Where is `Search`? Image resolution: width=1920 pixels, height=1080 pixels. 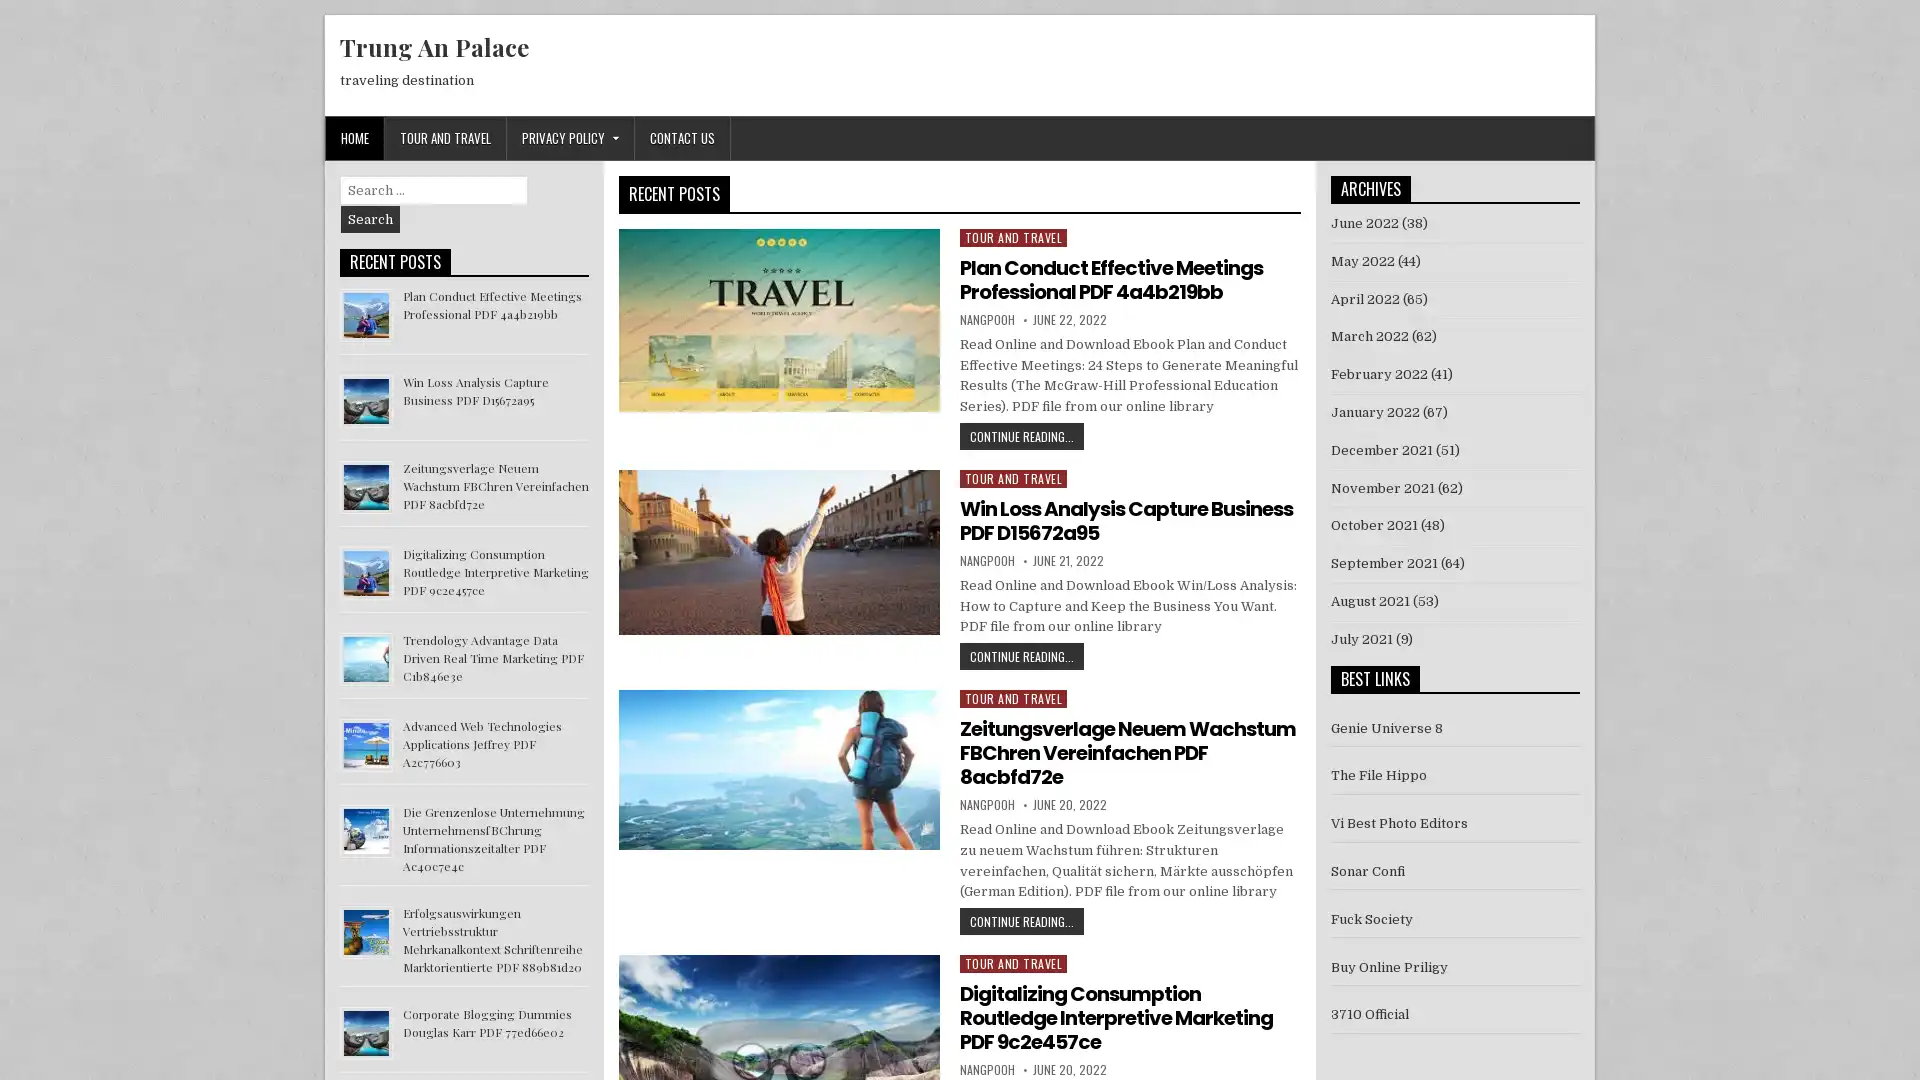
Search is located at coordinates (370, 219).